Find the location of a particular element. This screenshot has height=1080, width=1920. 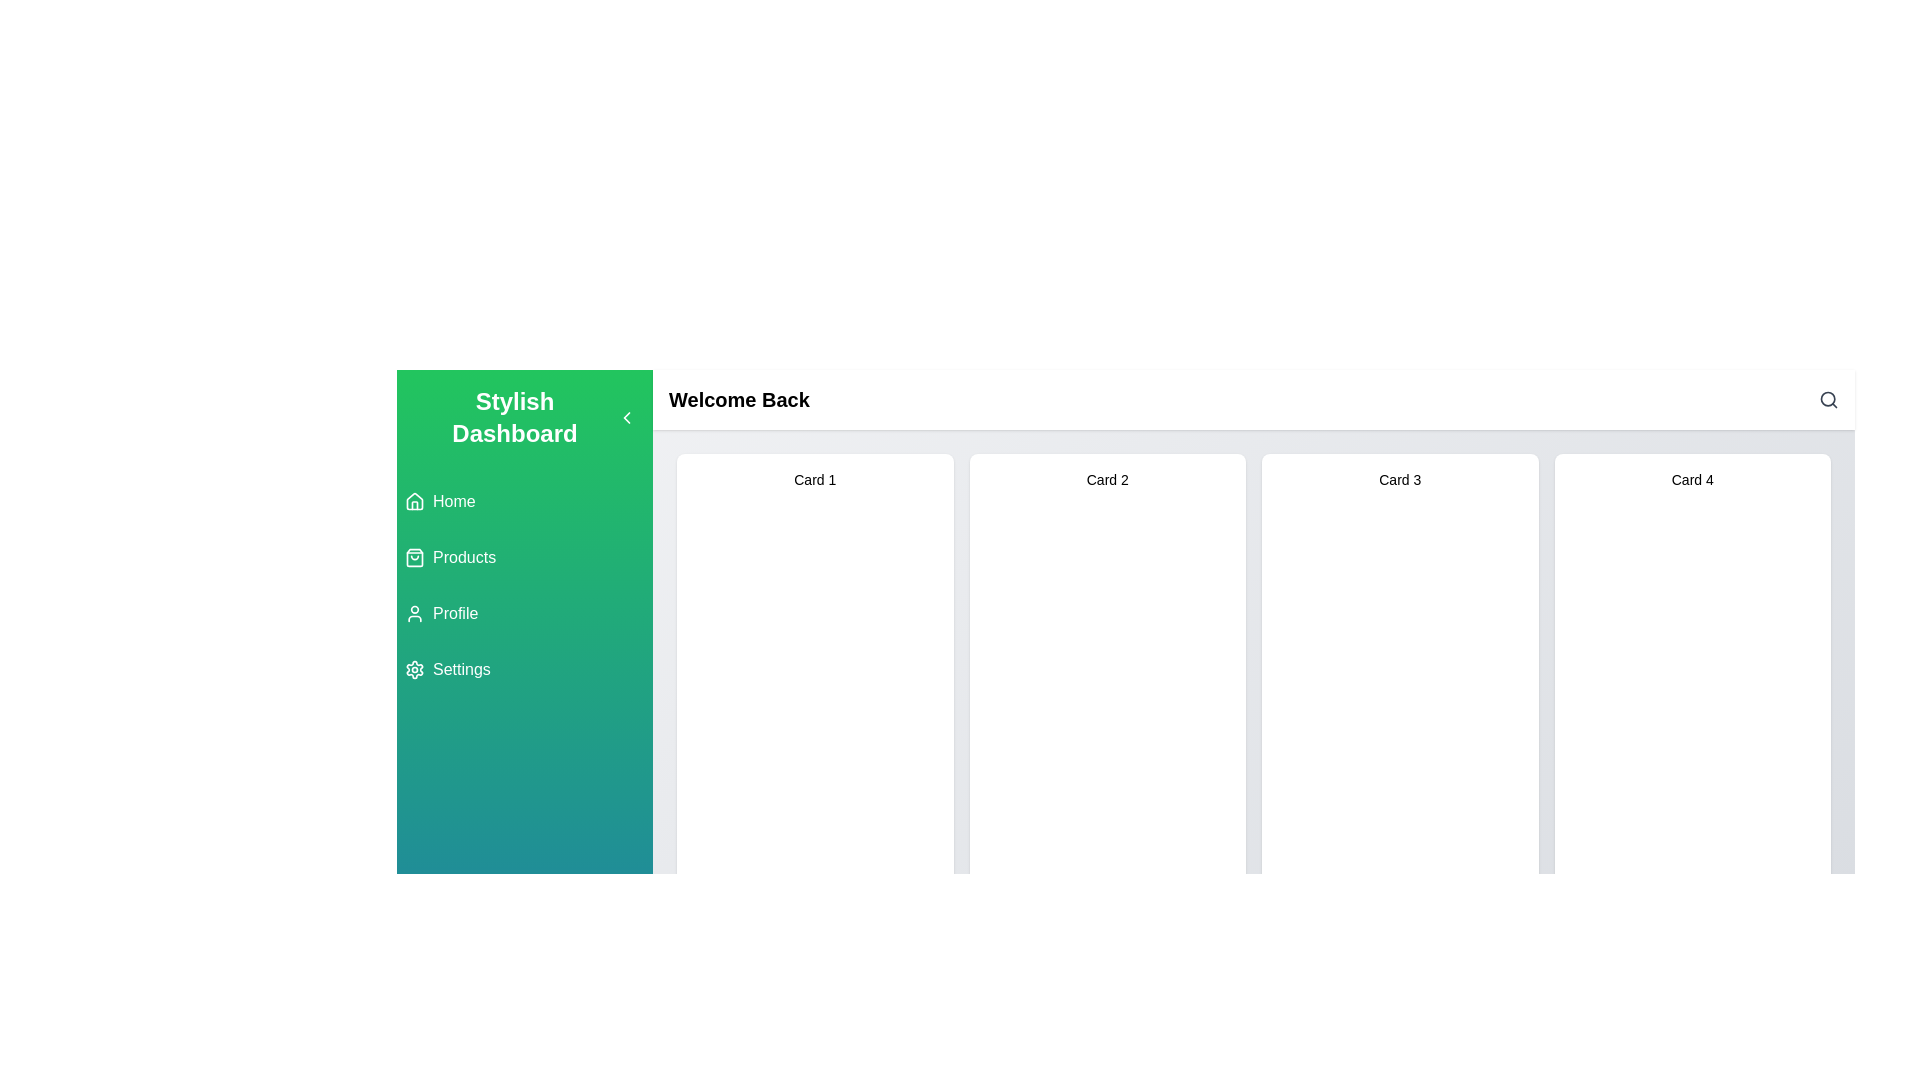

the text label that identifies 'Card 3' located centrally within the card in the main content area is located at coordinates (1399, 479).